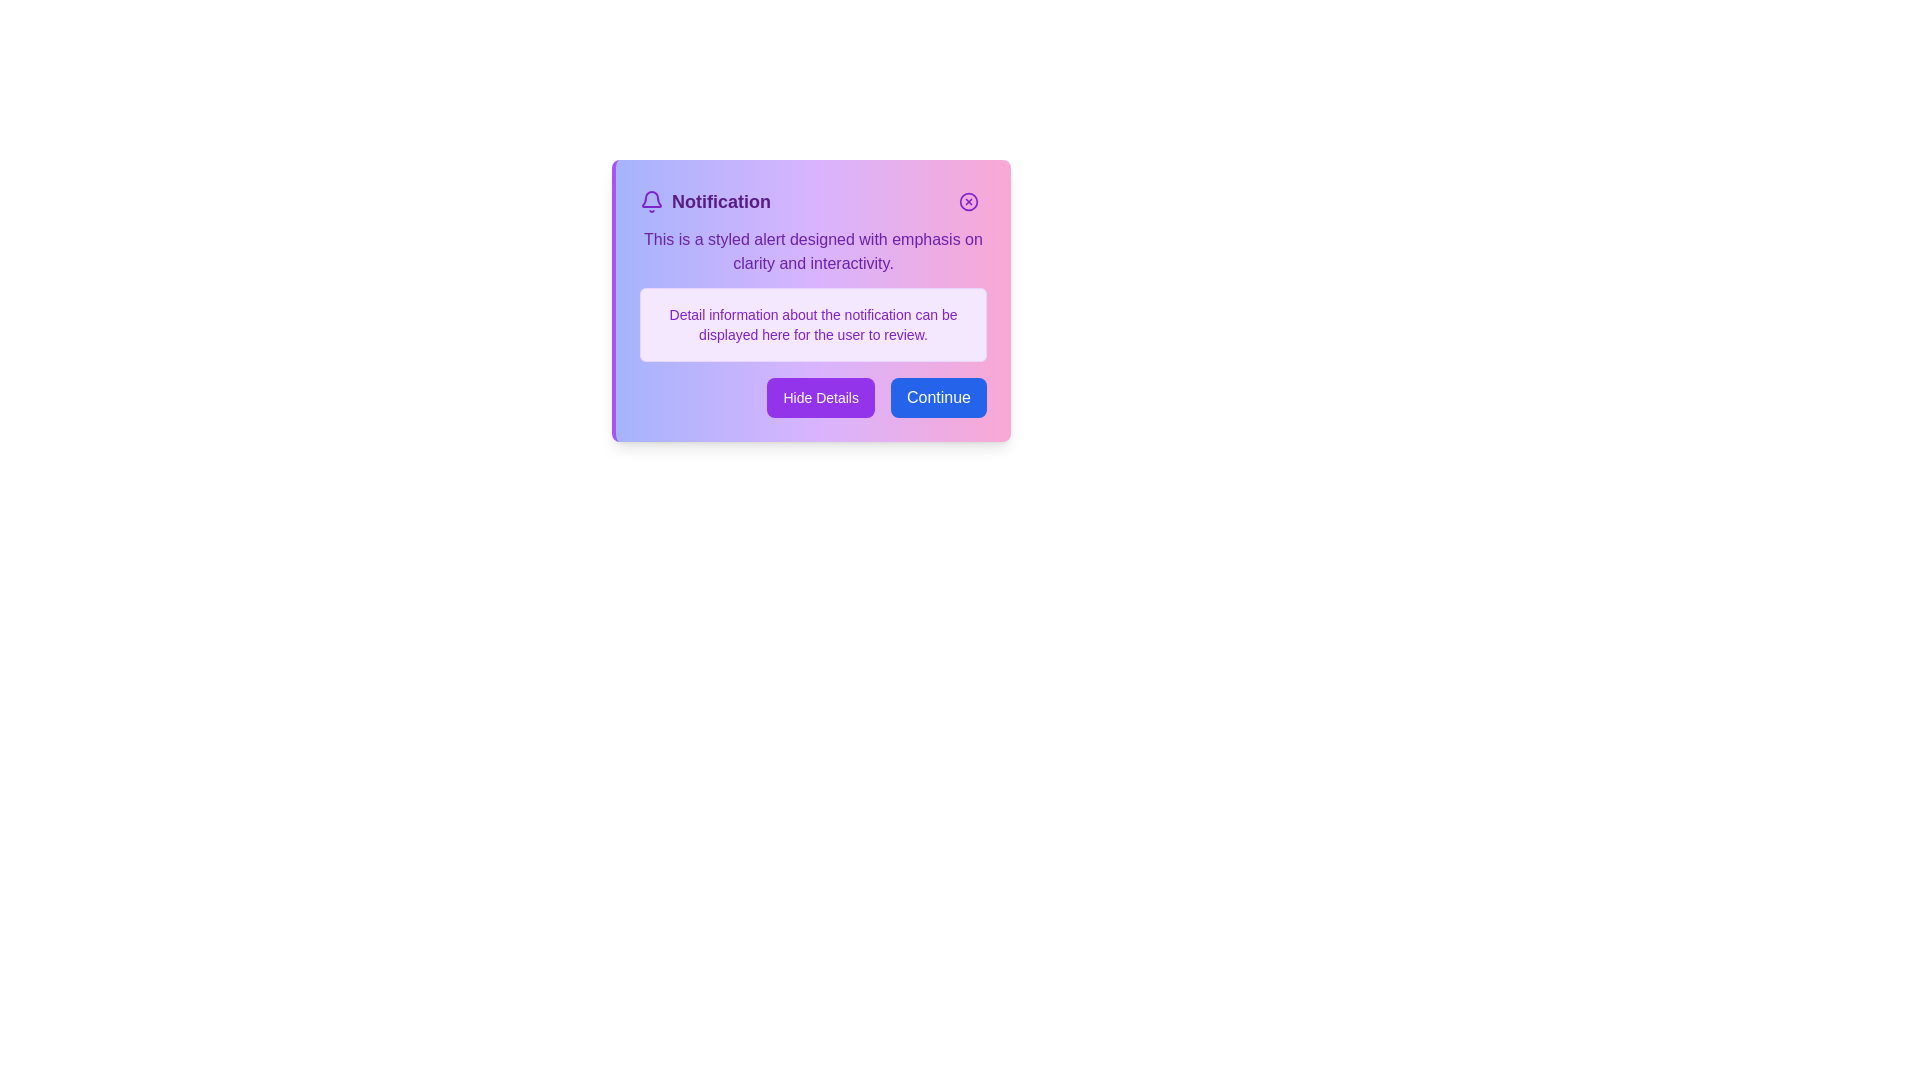 Image resolution: width=1920 pixels, height=1080 pixels. I want to click on the notification icon to inspect its details, so click(652, 201).